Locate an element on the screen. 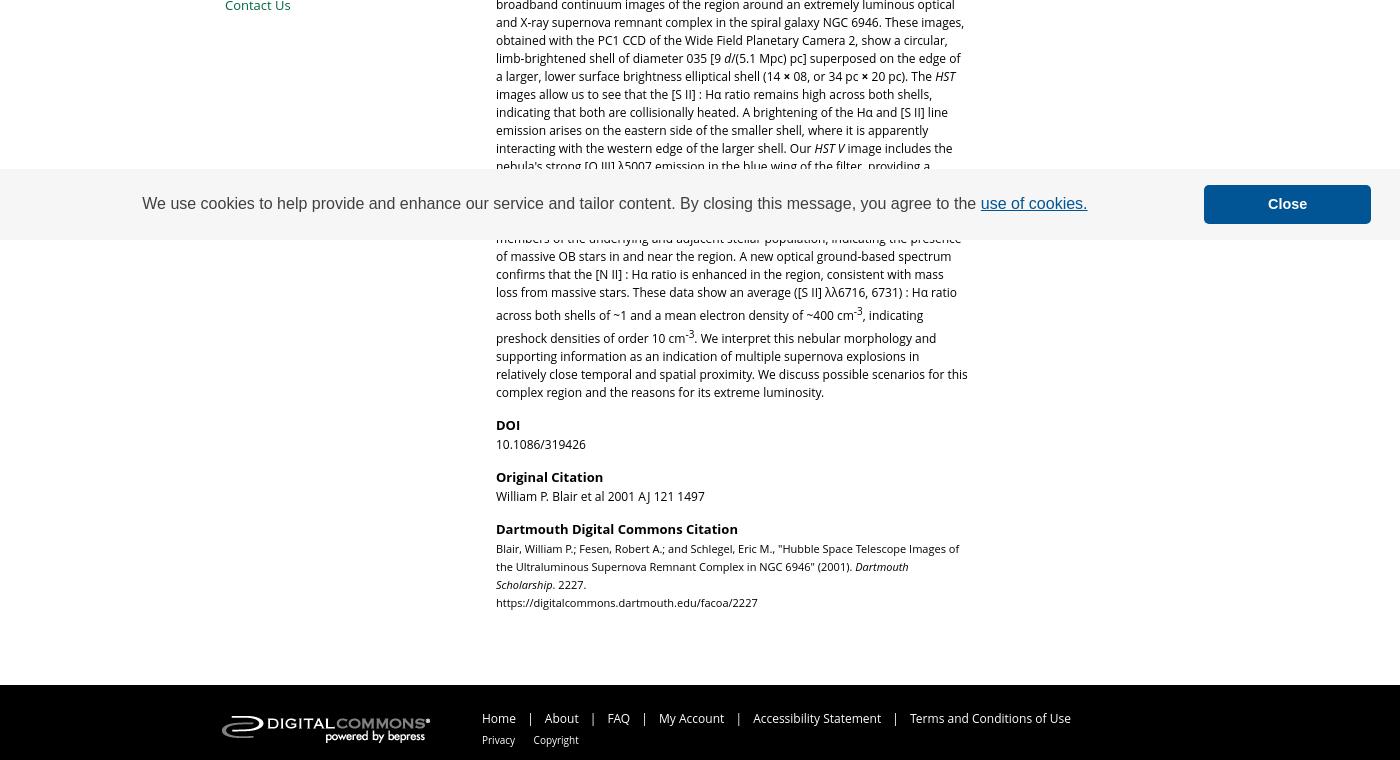 The width and height of the screenshot is (1400, 760). 'My Account' is located at coordinates (693, 717).